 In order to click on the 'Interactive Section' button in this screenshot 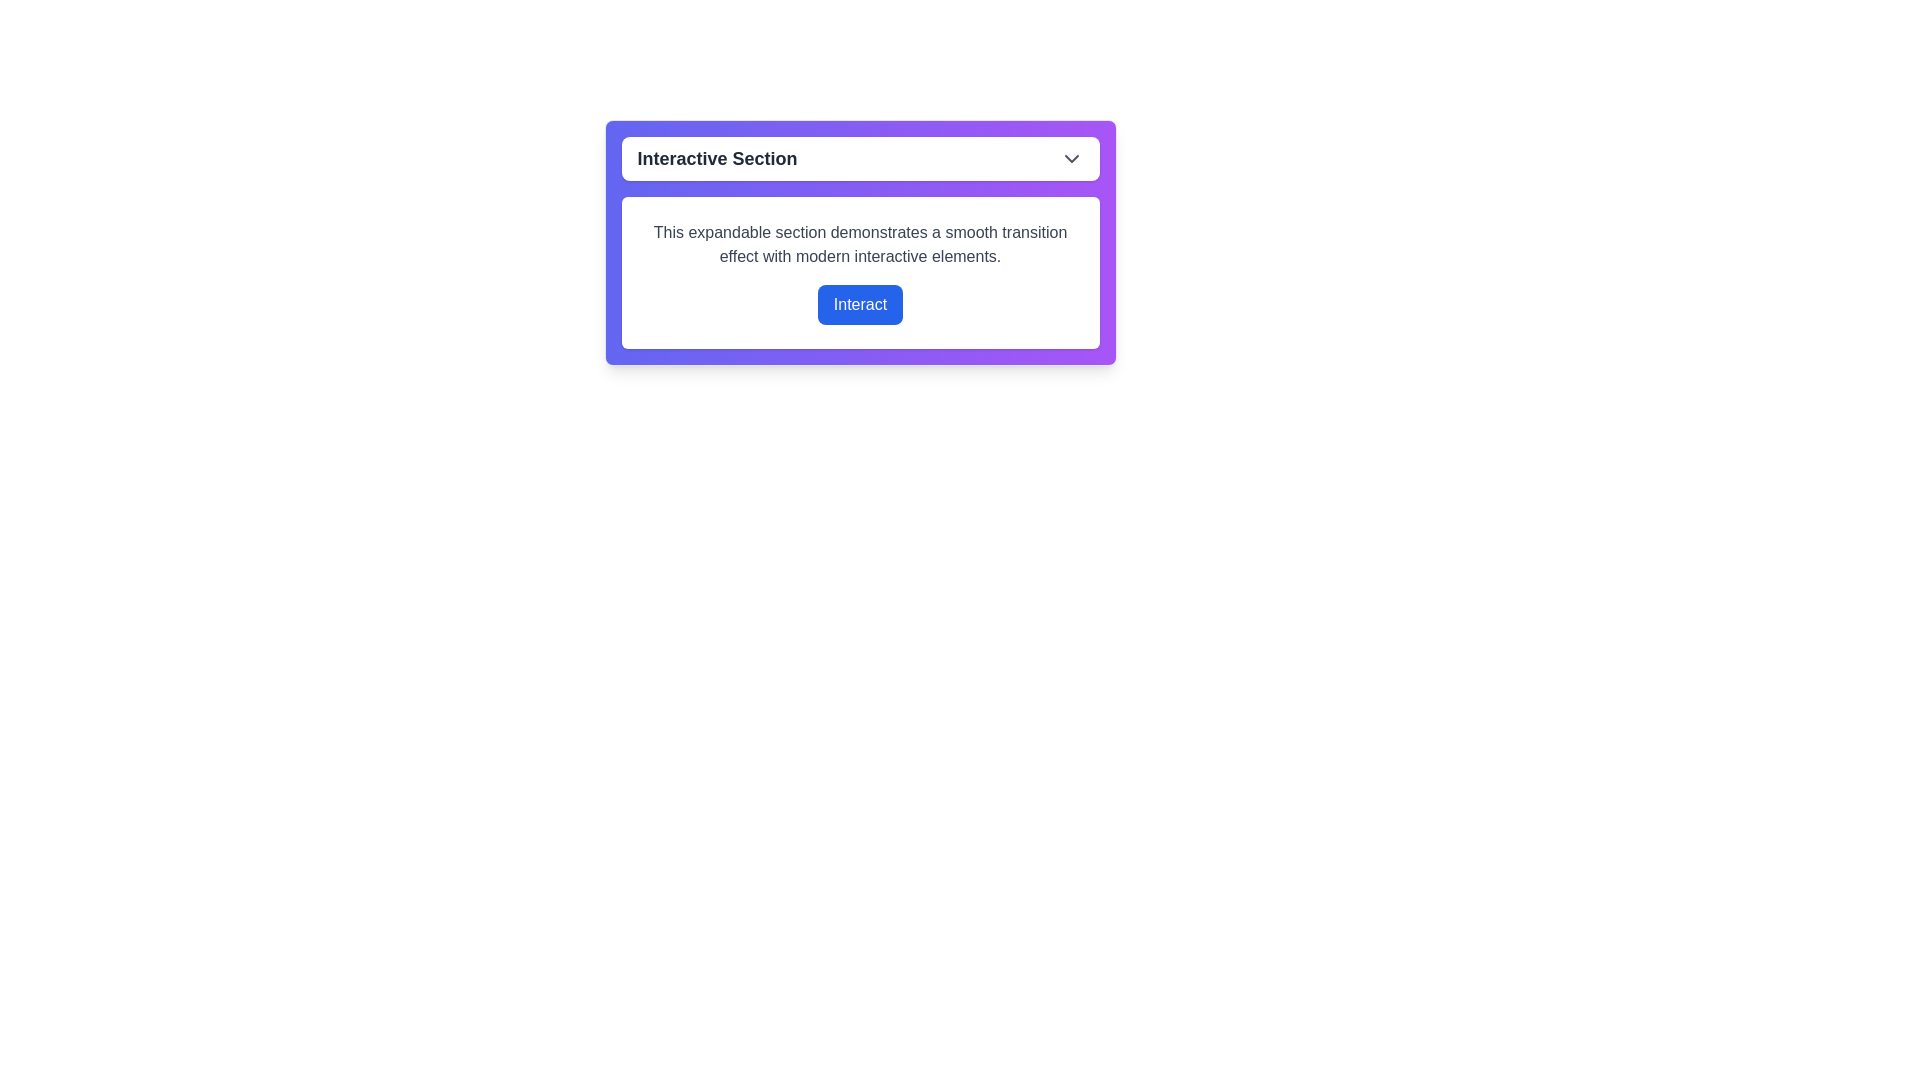, I will do `click(860, 157)`.